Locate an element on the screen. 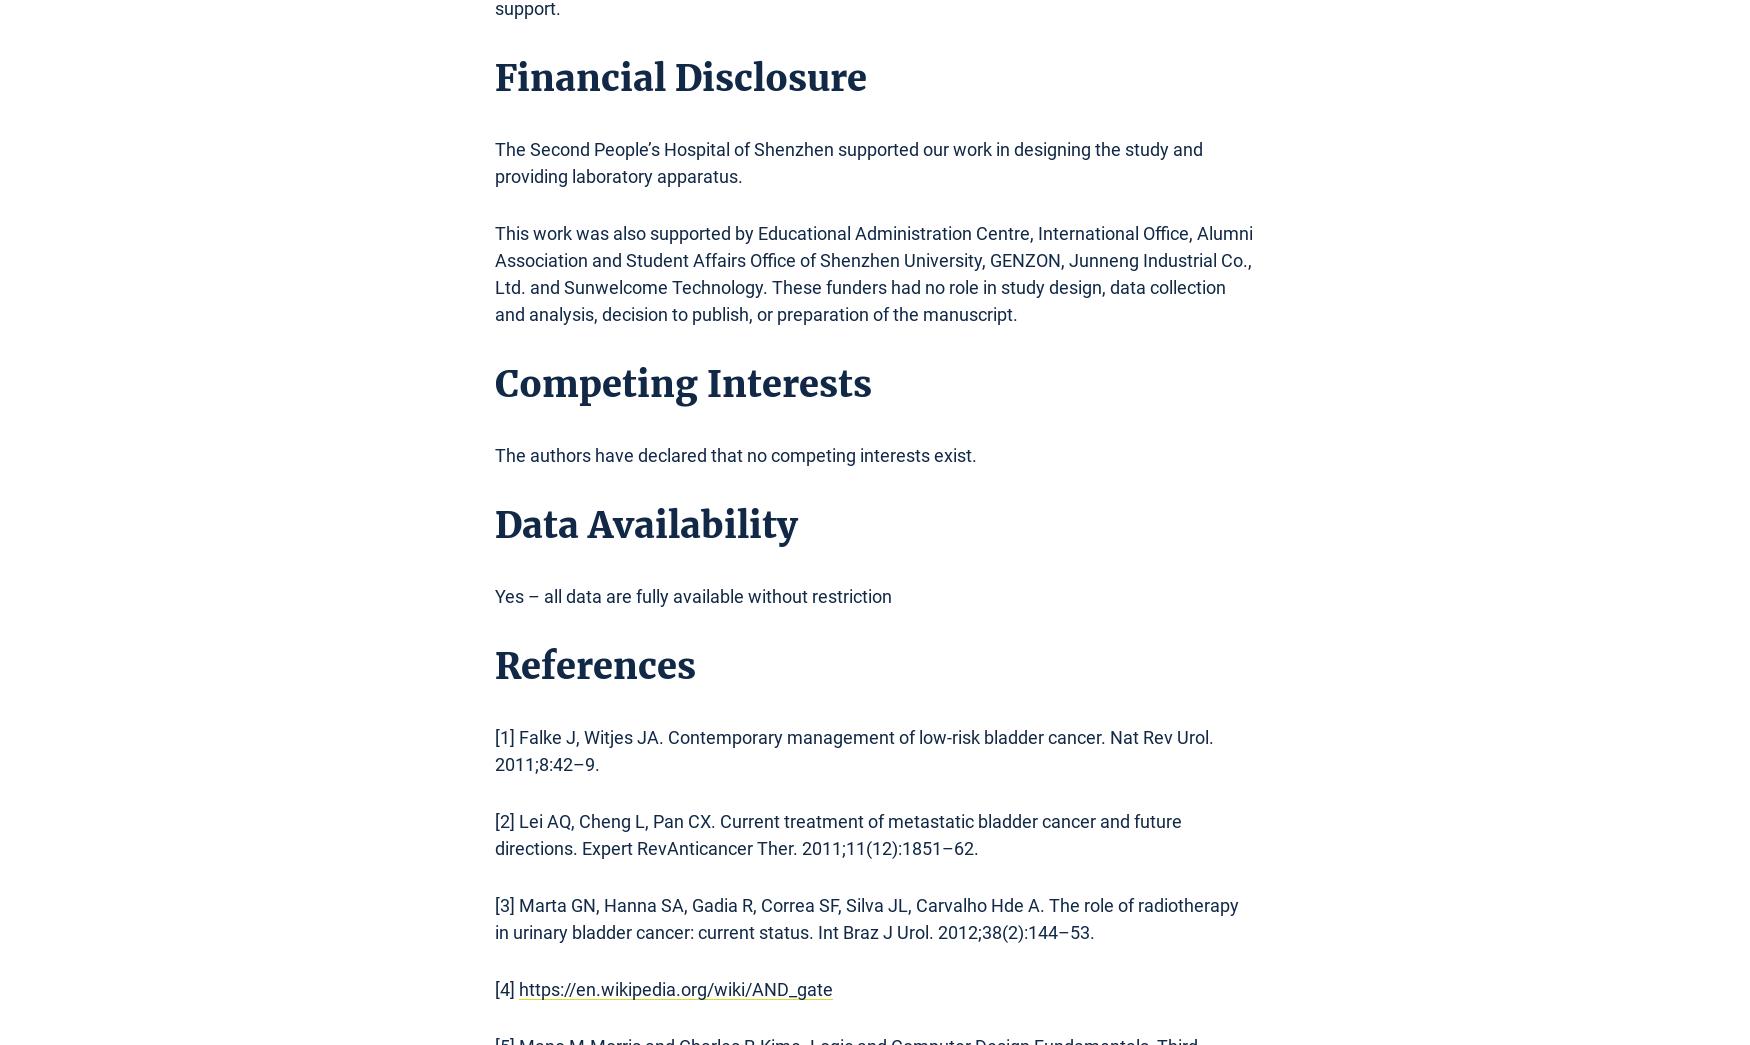  'This work was also supported by Educational Administration Centre, International Office, Alumni Association and Student Affairs Office of Shenzhen University, GENZON, Junneng Industrial Co., Ltd. and Sunwelcome Technology. These funders had no role in study design, data collection and analysis, decision to publish, or preparation of the manuscript.' is located at coordinates (873, 272).